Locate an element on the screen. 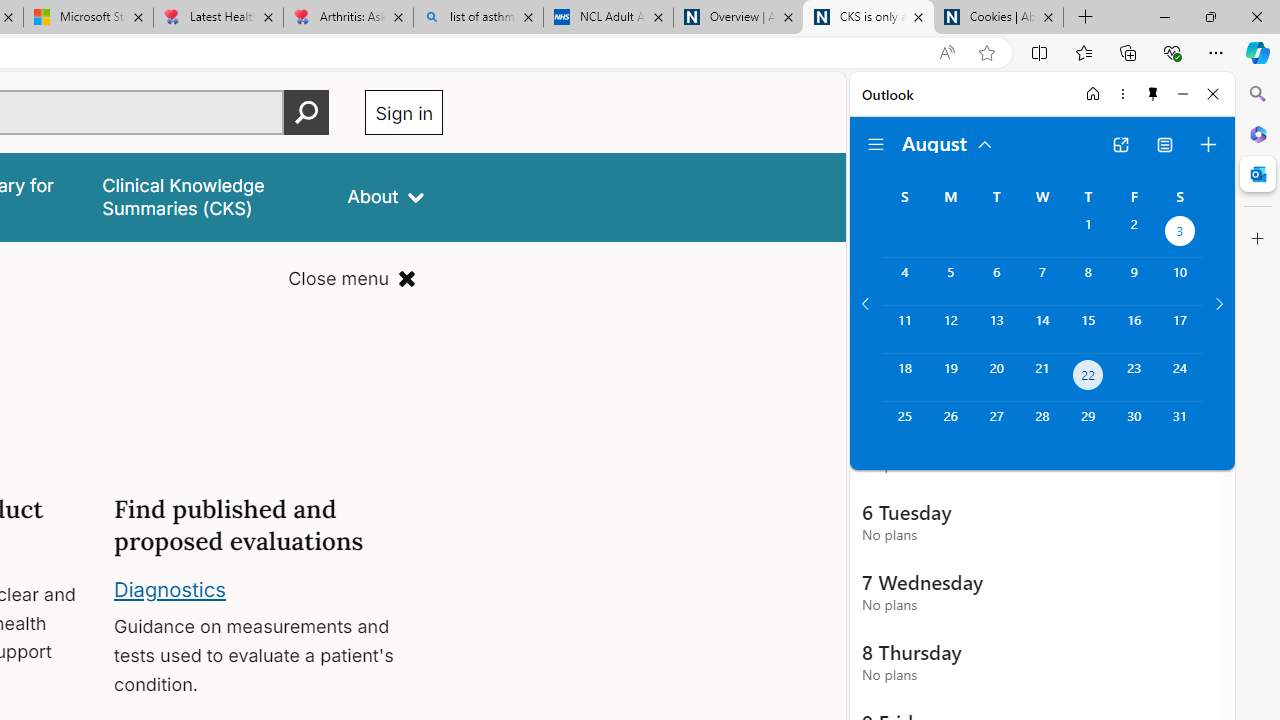 The height and width of the screenshot is (720, 1280). 'Tuesday, August 20, 2024. ' is located at coordinates (996, 377).